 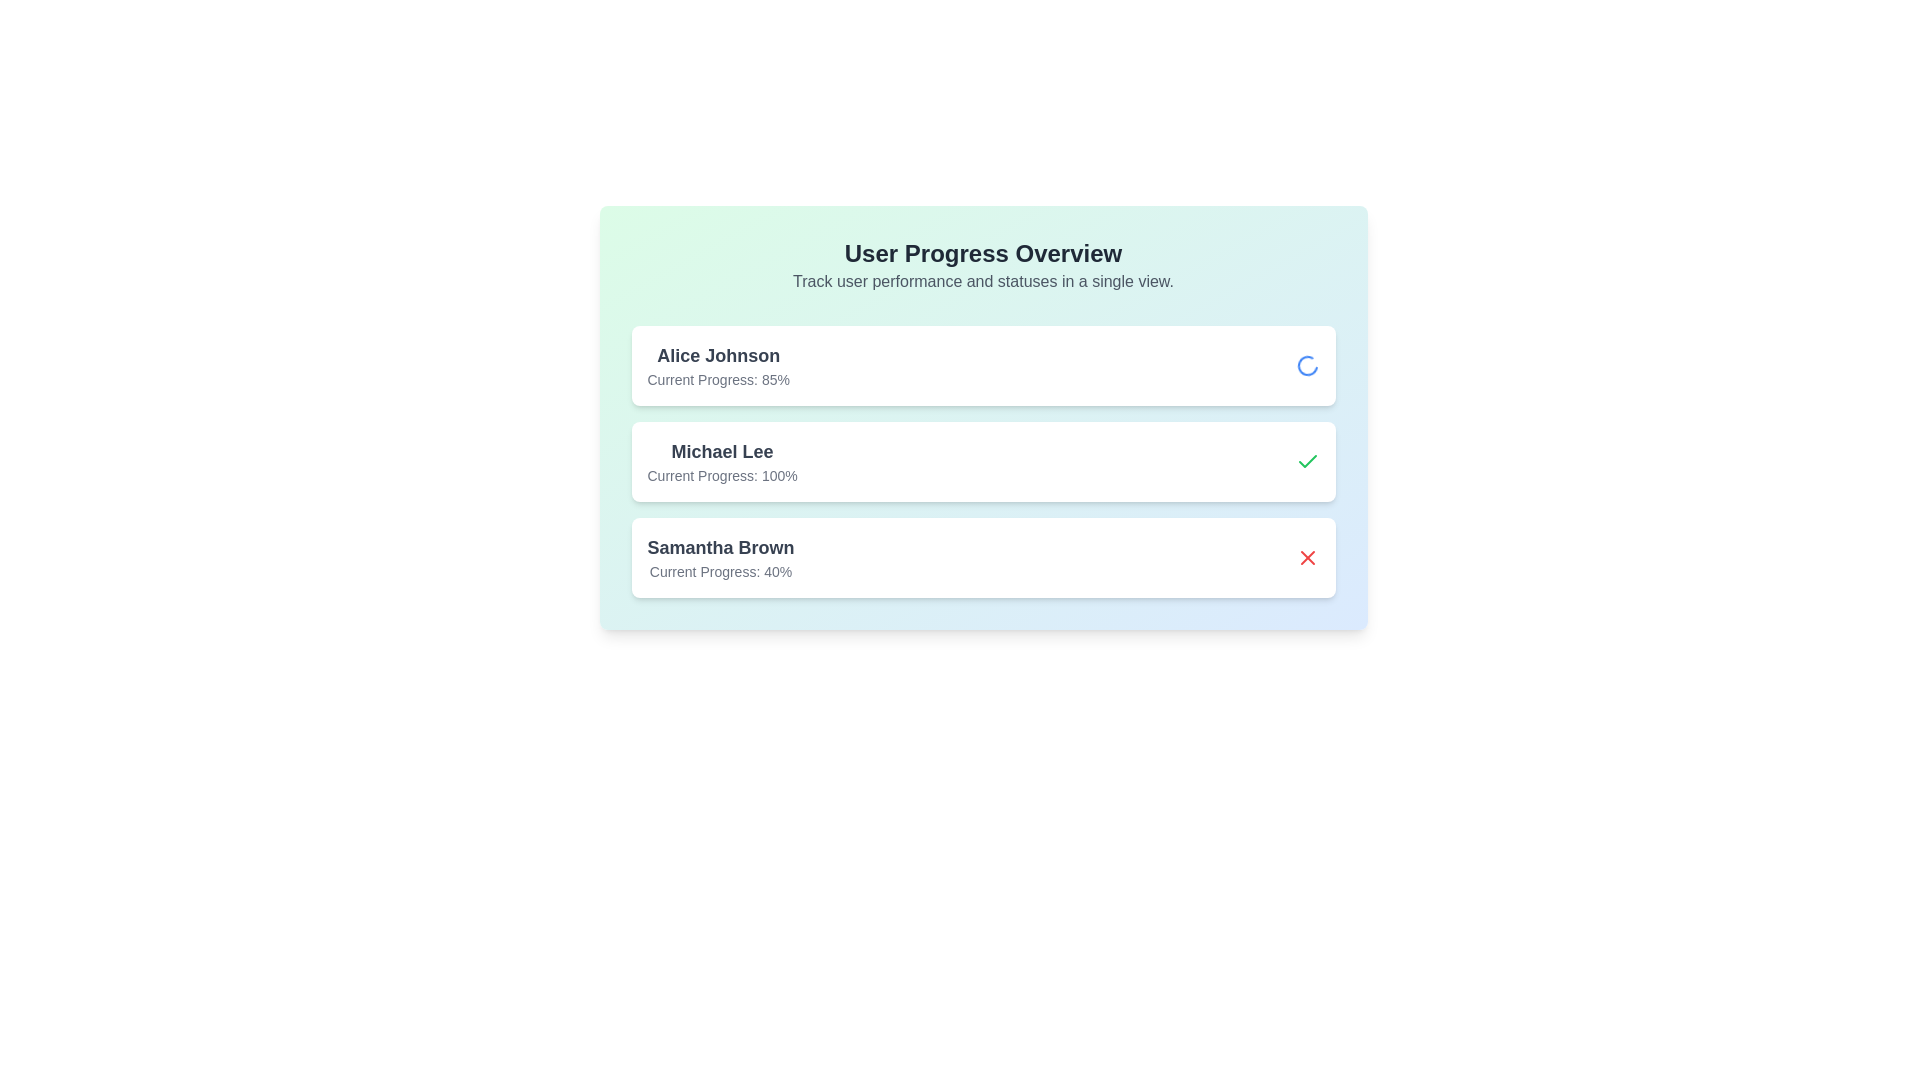 What do you see at coordinates (1307, 366) in the screenshot?
I see `the loading spinner indicator located next to the 'Current Progress: 85%' text in Alice Johnson's progress overview interface` at bounding box center [1307, 366].